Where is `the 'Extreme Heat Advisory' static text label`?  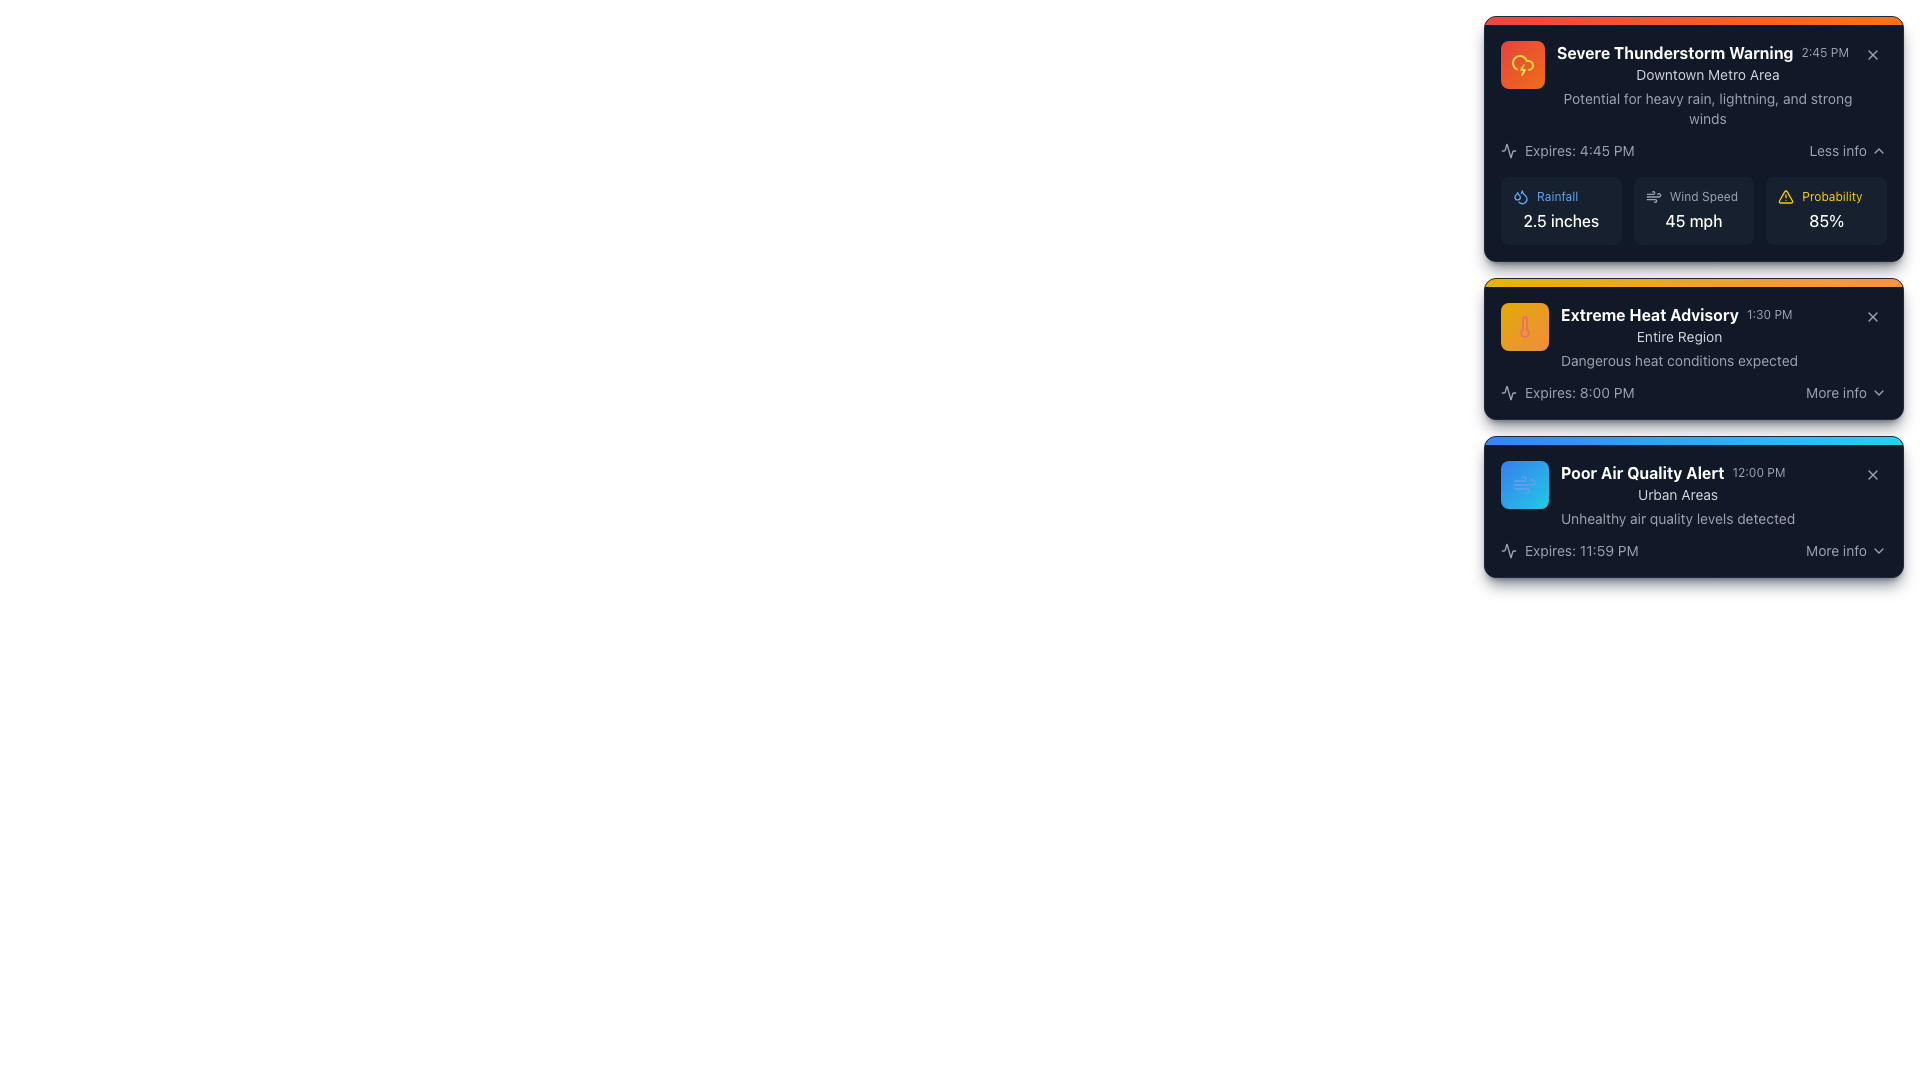
the 'Extreme Heat Advisory' static text label is located at coordinates (1679, 315).